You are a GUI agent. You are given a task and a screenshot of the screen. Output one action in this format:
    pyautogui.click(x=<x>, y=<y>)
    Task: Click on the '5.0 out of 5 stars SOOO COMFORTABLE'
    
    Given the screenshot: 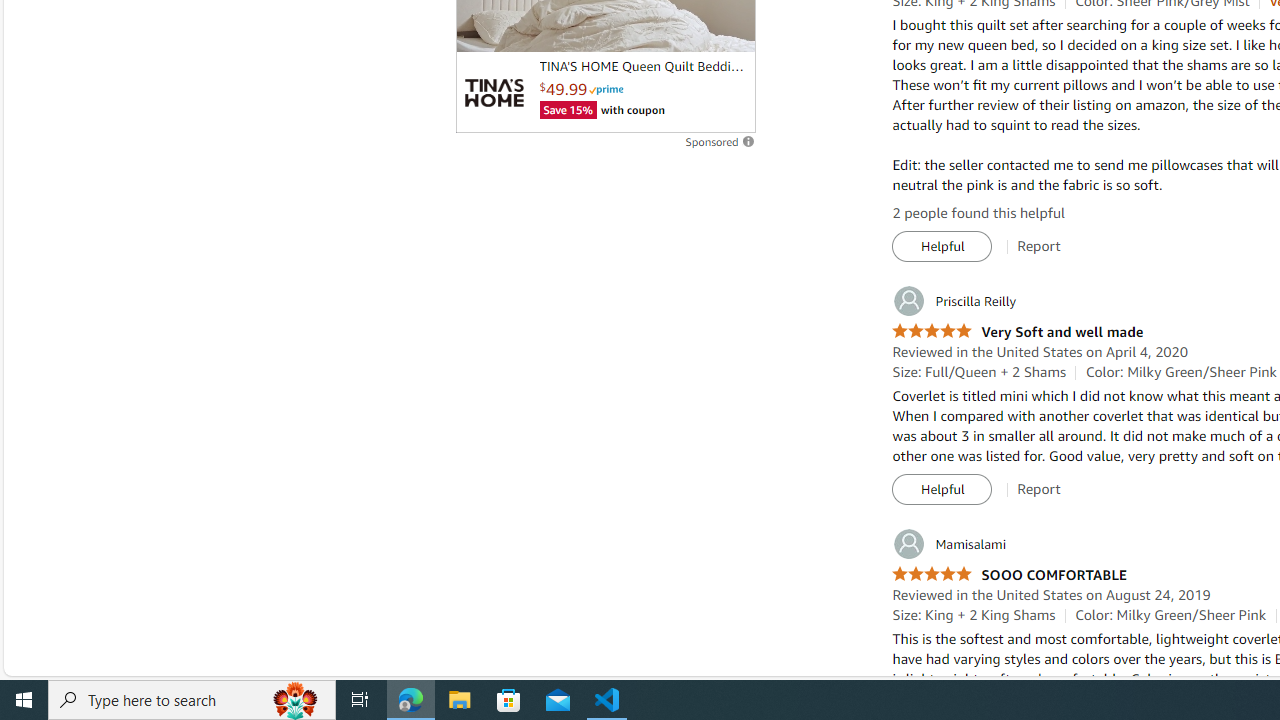 What is the action you would take?
    pyautogui.click(x=1009, y=575)
    